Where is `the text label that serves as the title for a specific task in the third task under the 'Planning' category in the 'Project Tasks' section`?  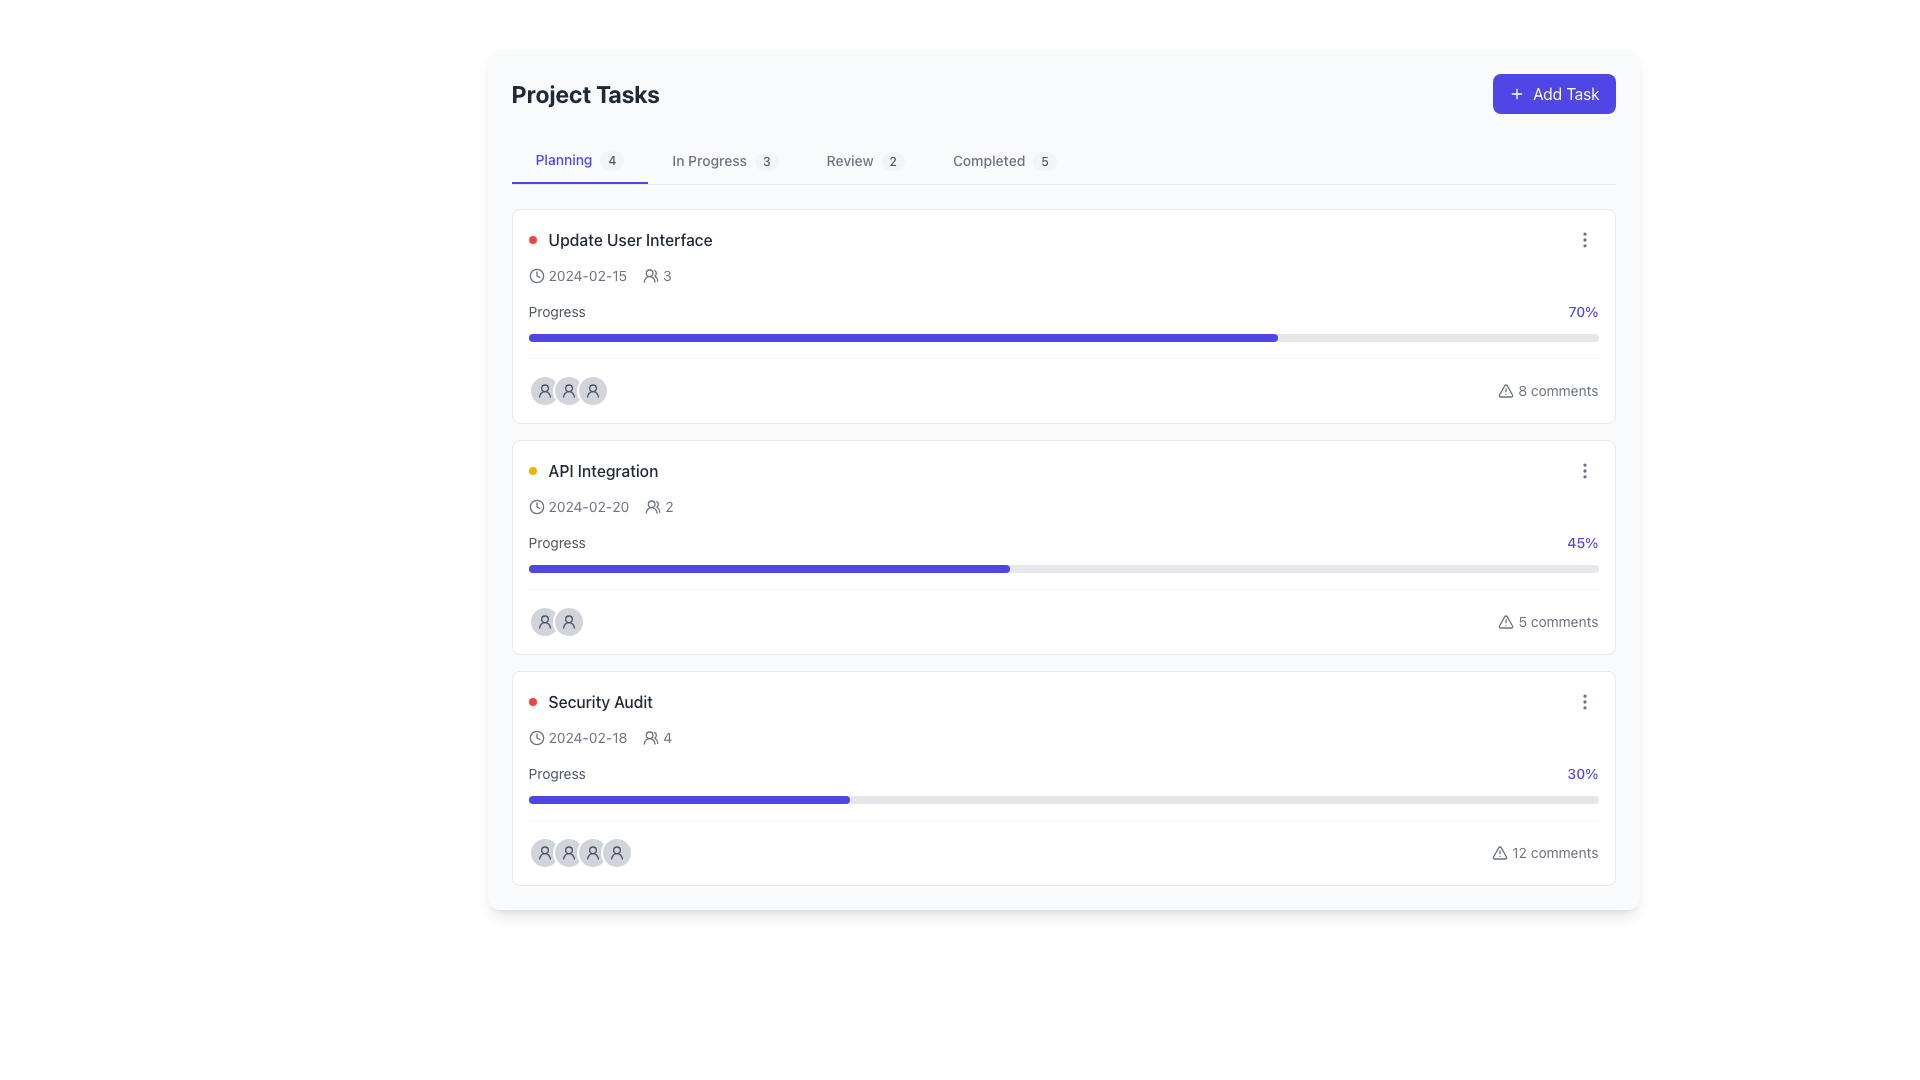
the text label that serves as the title for a specific task in the third task under the 'Planning' category in the 'Project Tasks' section is located at coordinates (599, 701).